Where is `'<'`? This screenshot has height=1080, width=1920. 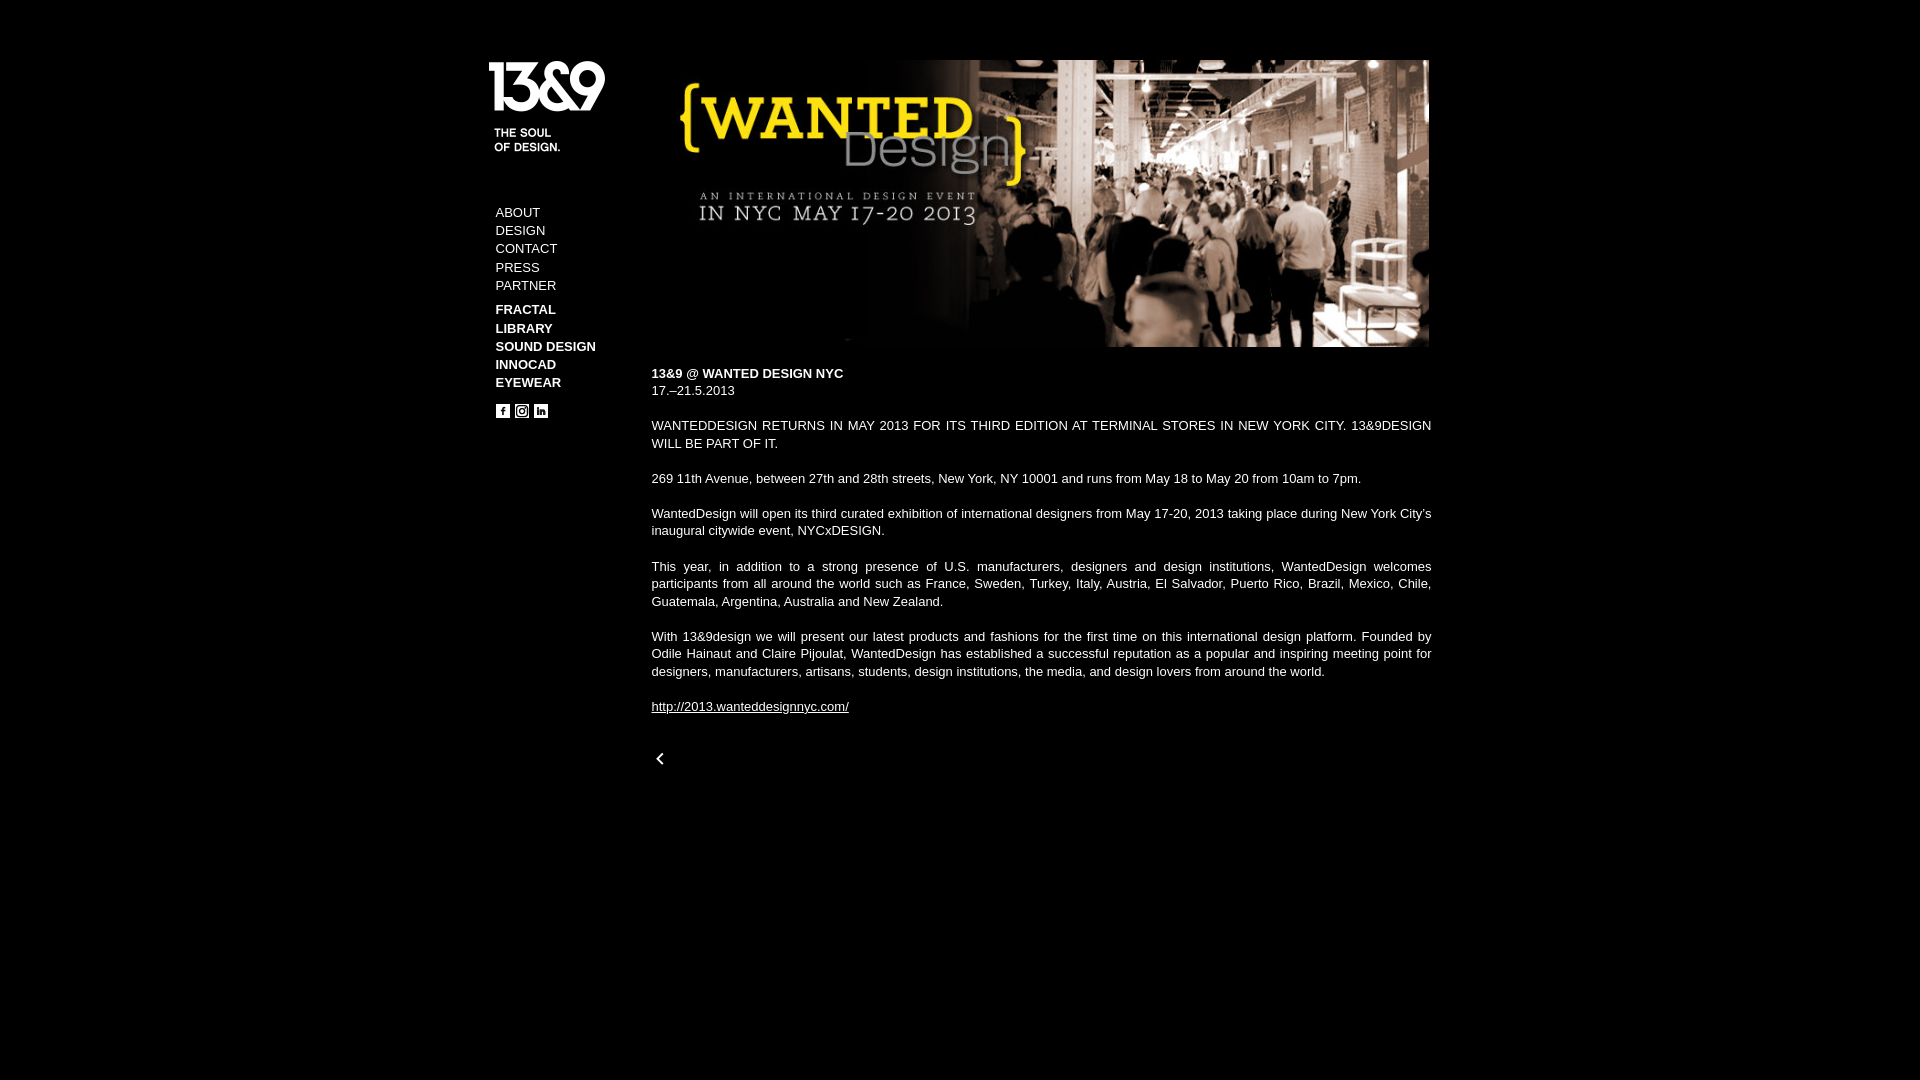
'<' is located at coordinates (660, 759).